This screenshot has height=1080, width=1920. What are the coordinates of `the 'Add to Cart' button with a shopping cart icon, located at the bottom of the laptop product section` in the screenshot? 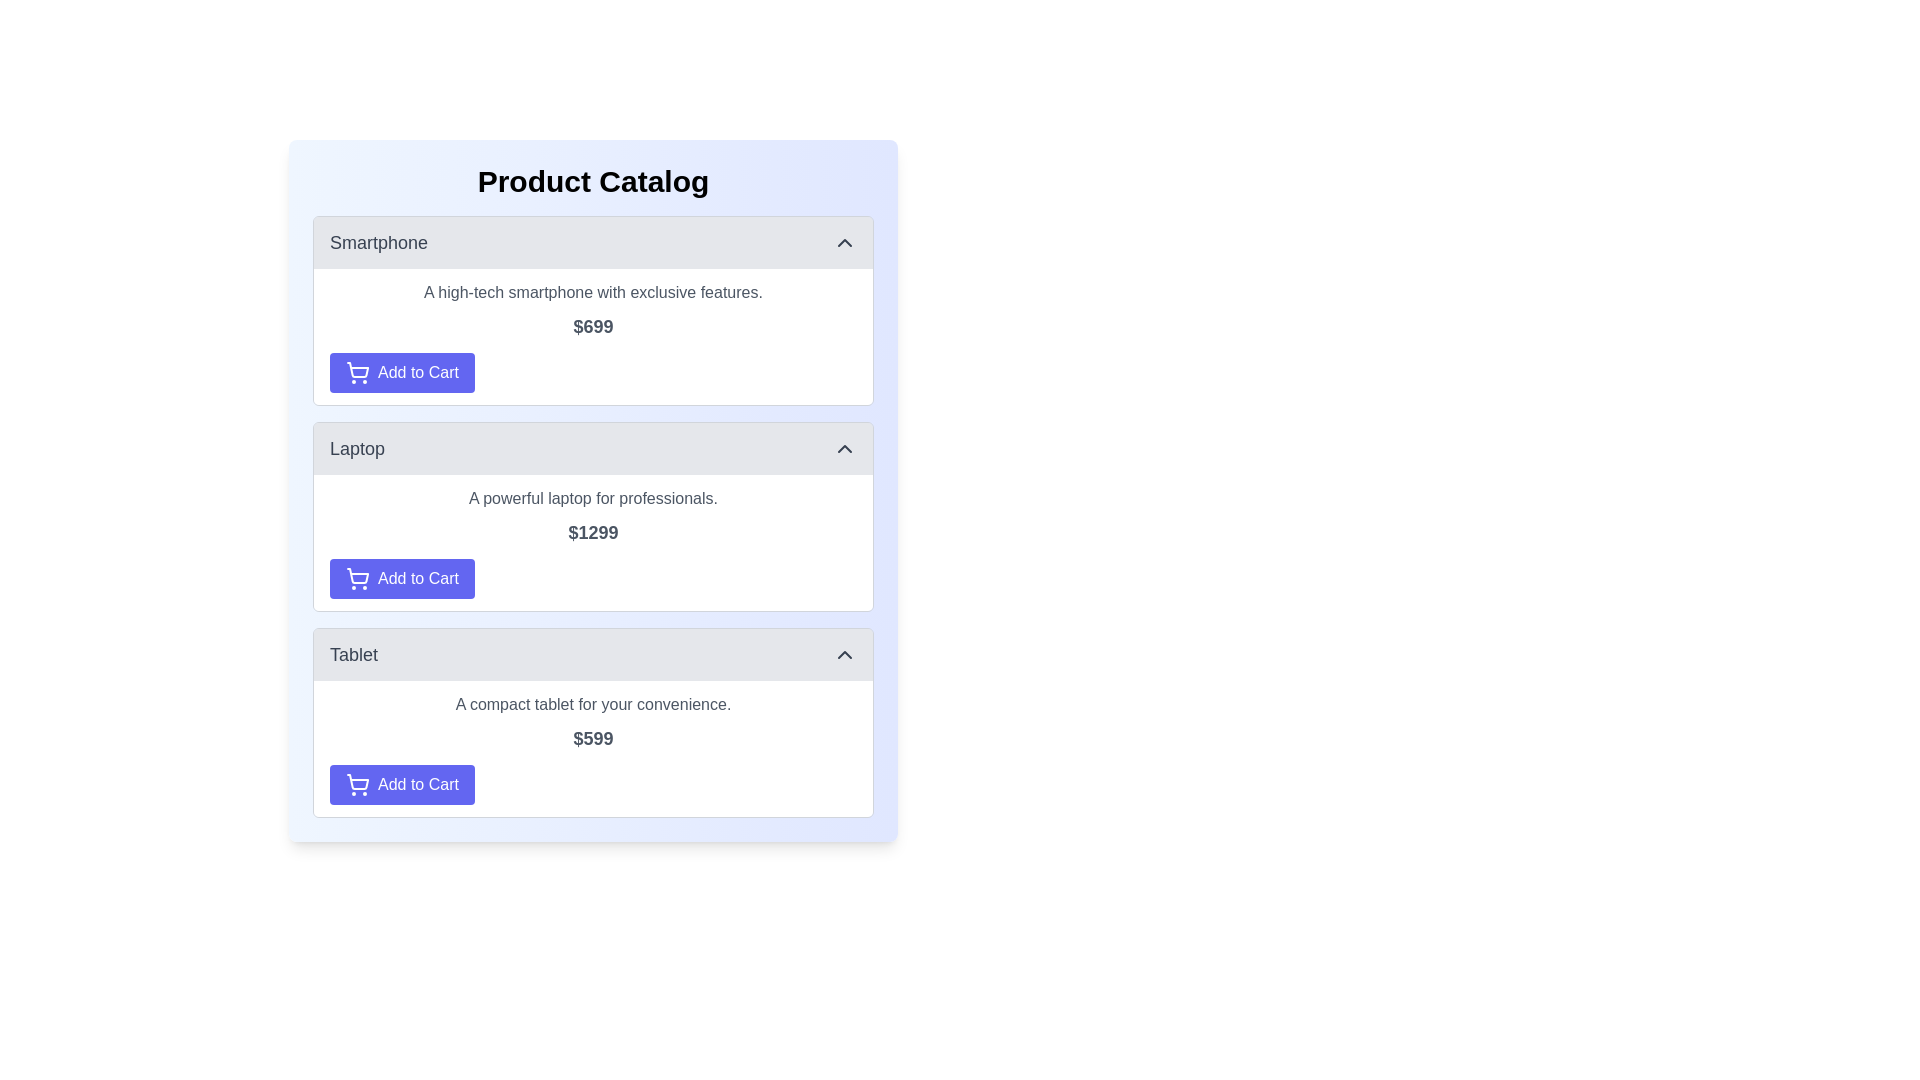 It's located at (401, 578).